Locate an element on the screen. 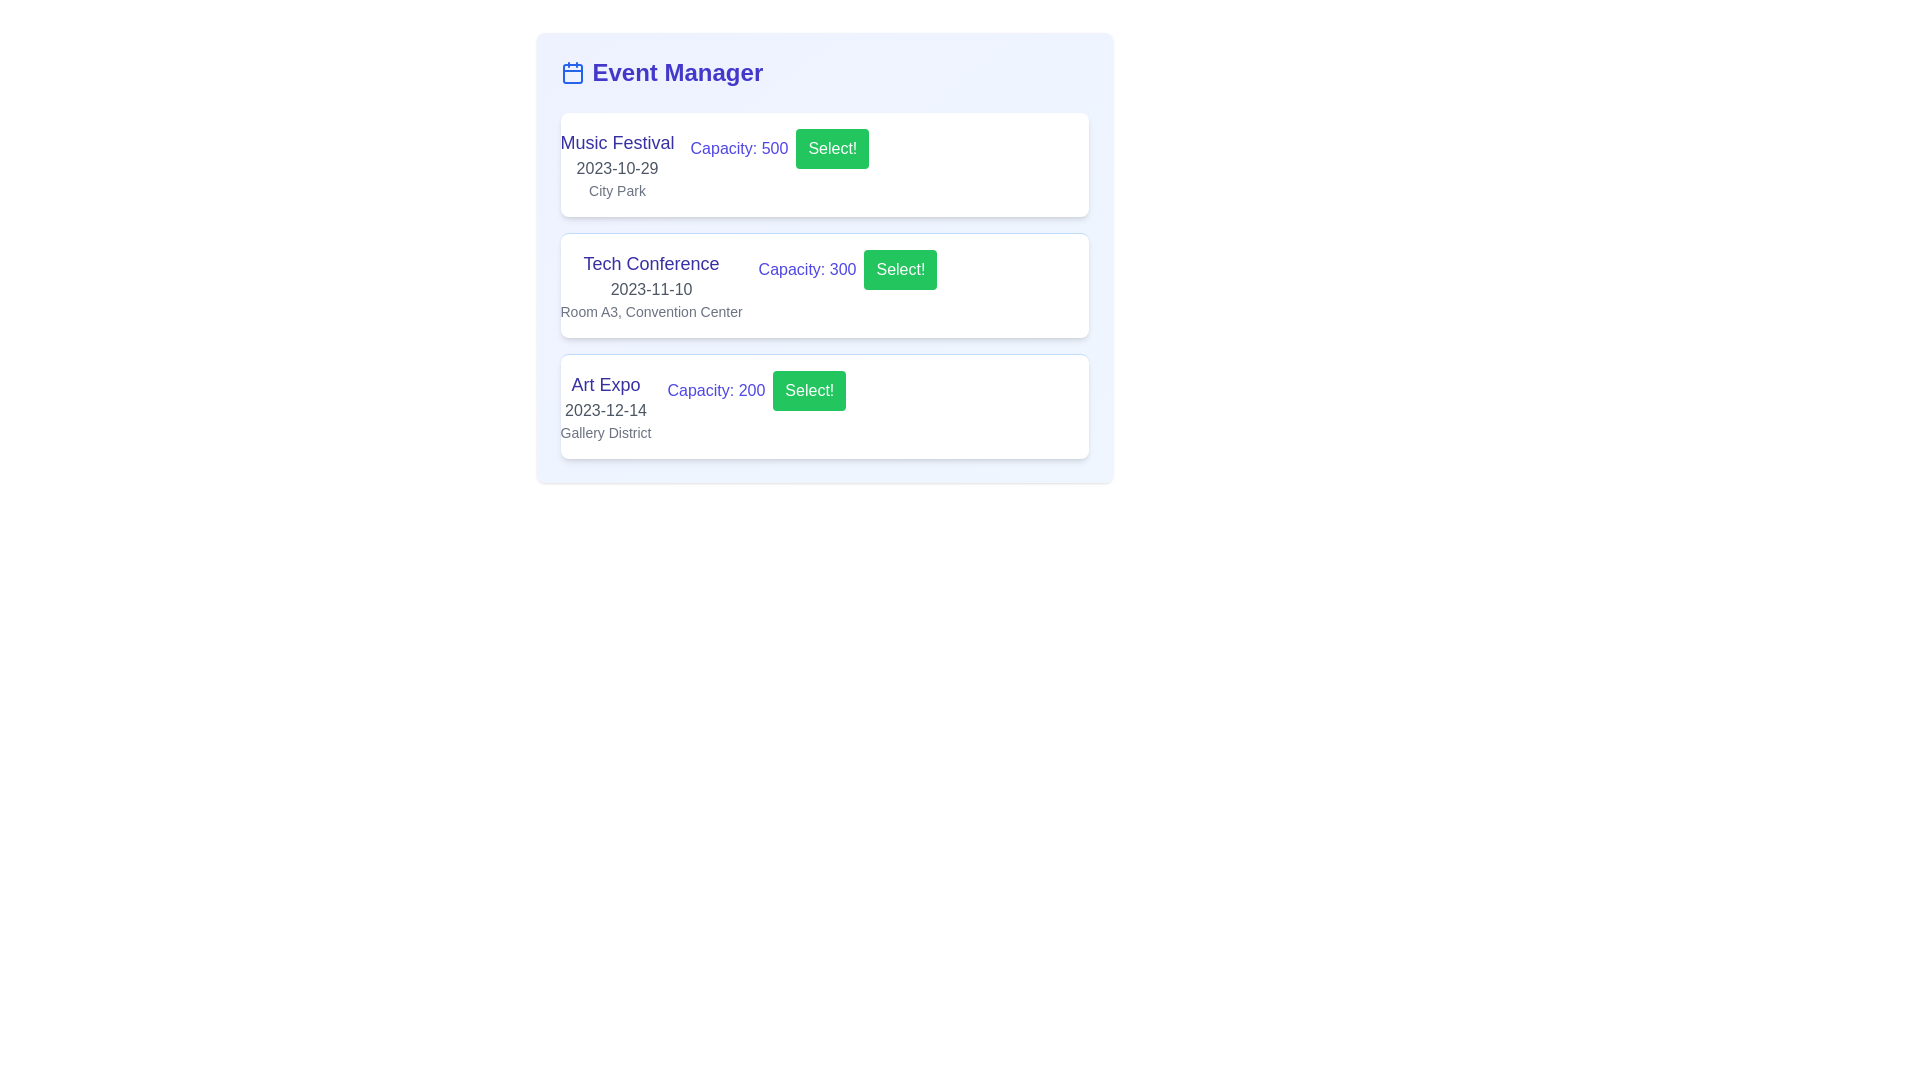  text displayed in the label that shows 'Art Expo' in large indigo font, located in the third event block above the date and location details is located at coordinates (604, 385).